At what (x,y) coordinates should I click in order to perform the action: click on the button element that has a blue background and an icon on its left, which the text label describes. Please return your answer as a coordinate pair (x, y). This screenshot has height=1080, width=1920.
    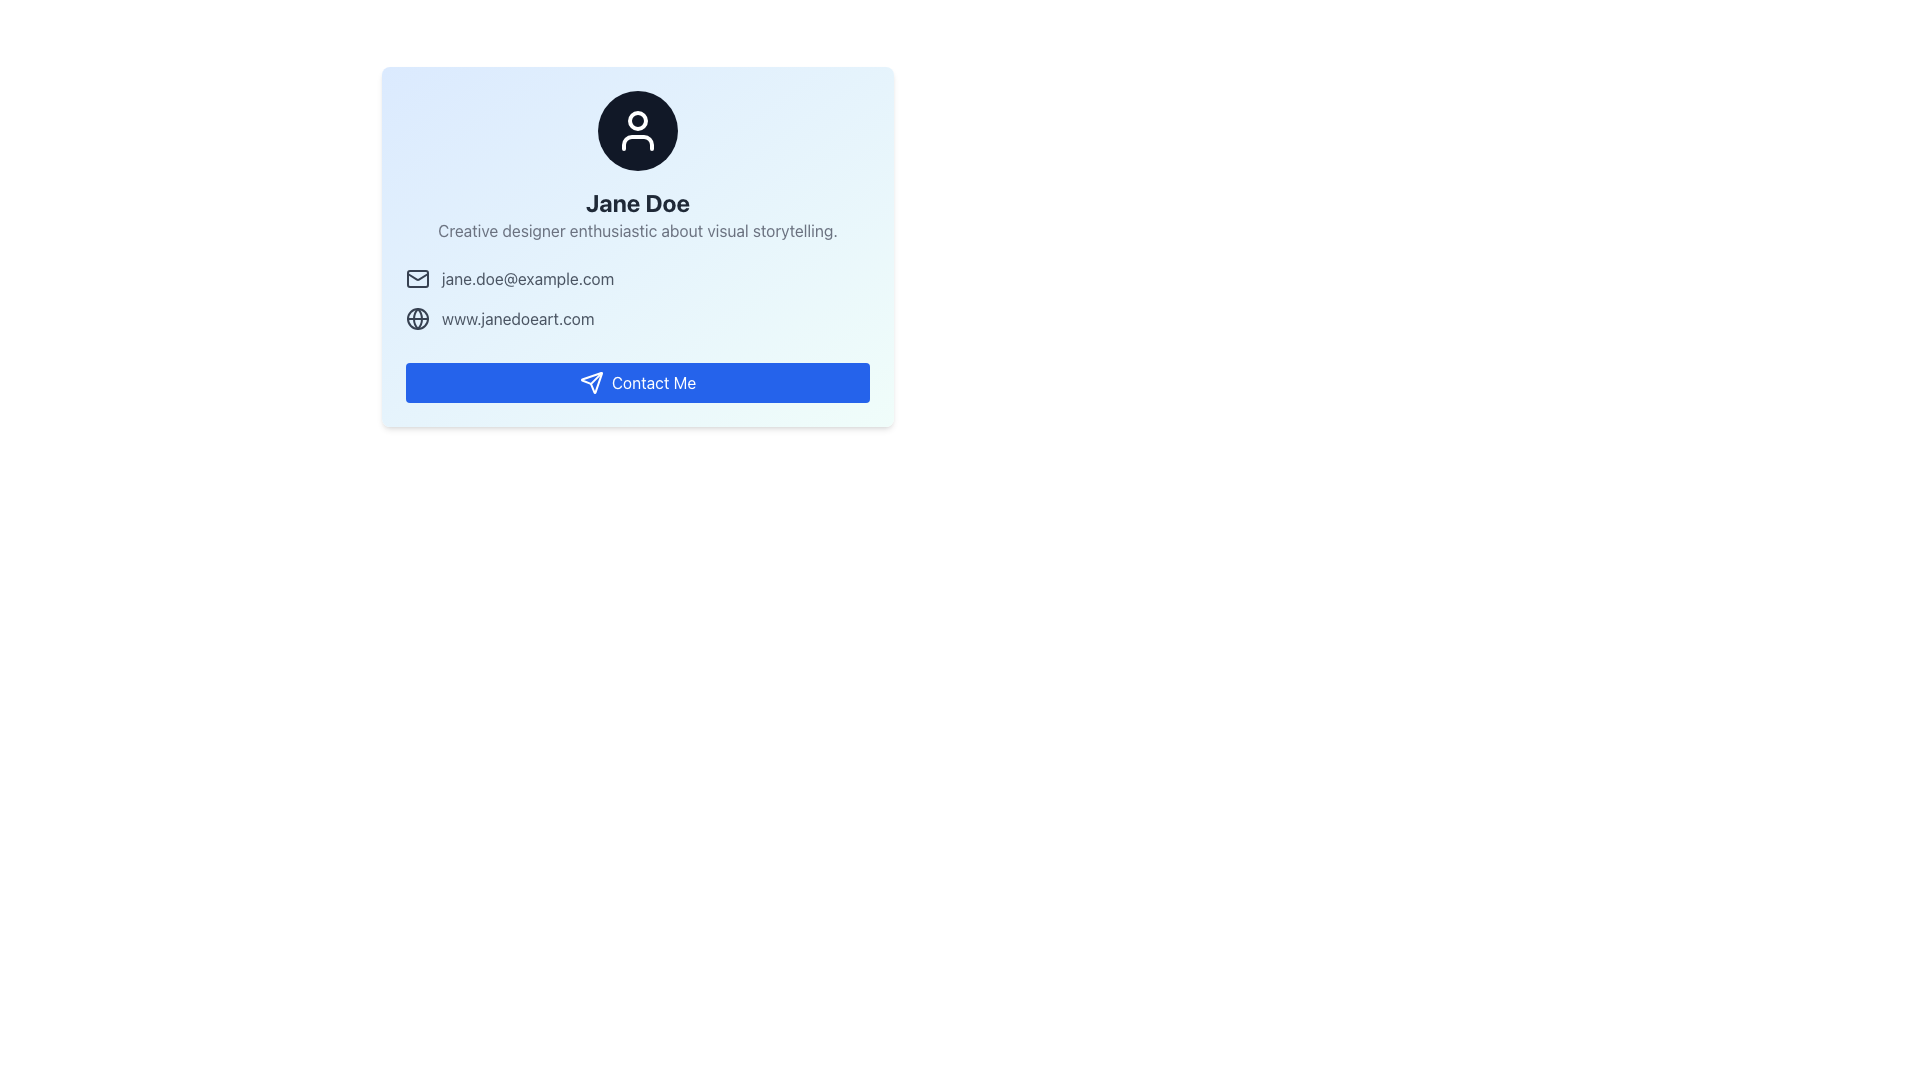
    Looking at the image, I should click on (653, 382).